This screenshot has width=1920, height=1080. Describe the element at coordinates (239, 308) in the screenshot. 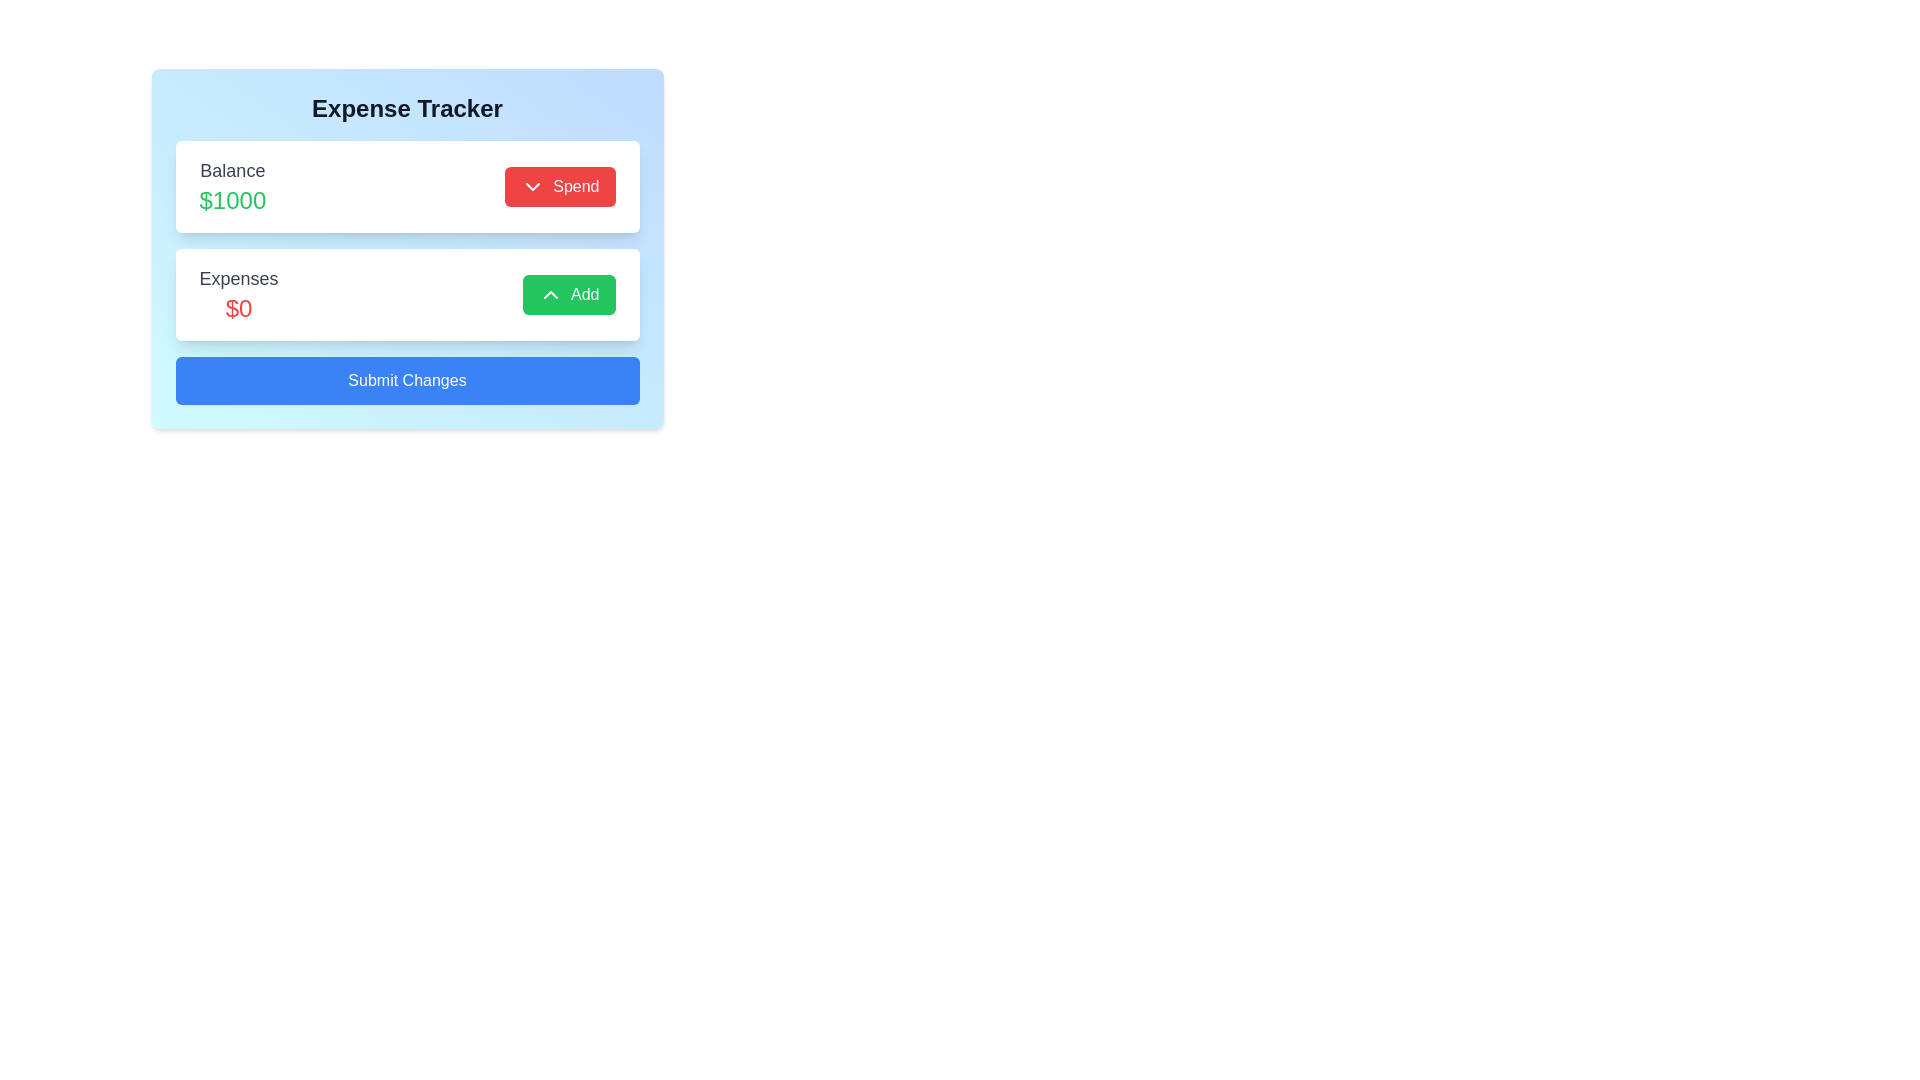

I see `the informational Text label indicating the total expenses, located within the 'Expenses' section of the interface` at that location.